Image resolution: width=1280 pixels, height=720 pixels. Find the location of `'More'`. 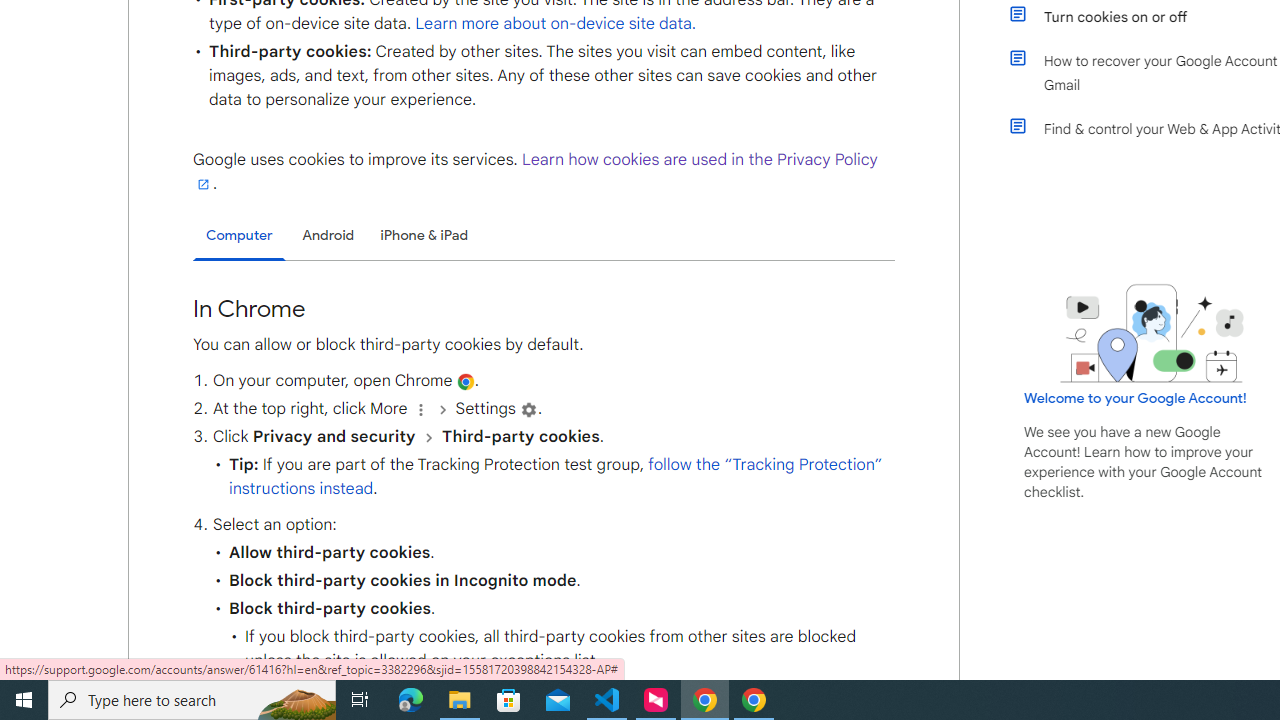

'More' is located at coordinates (419, 408).